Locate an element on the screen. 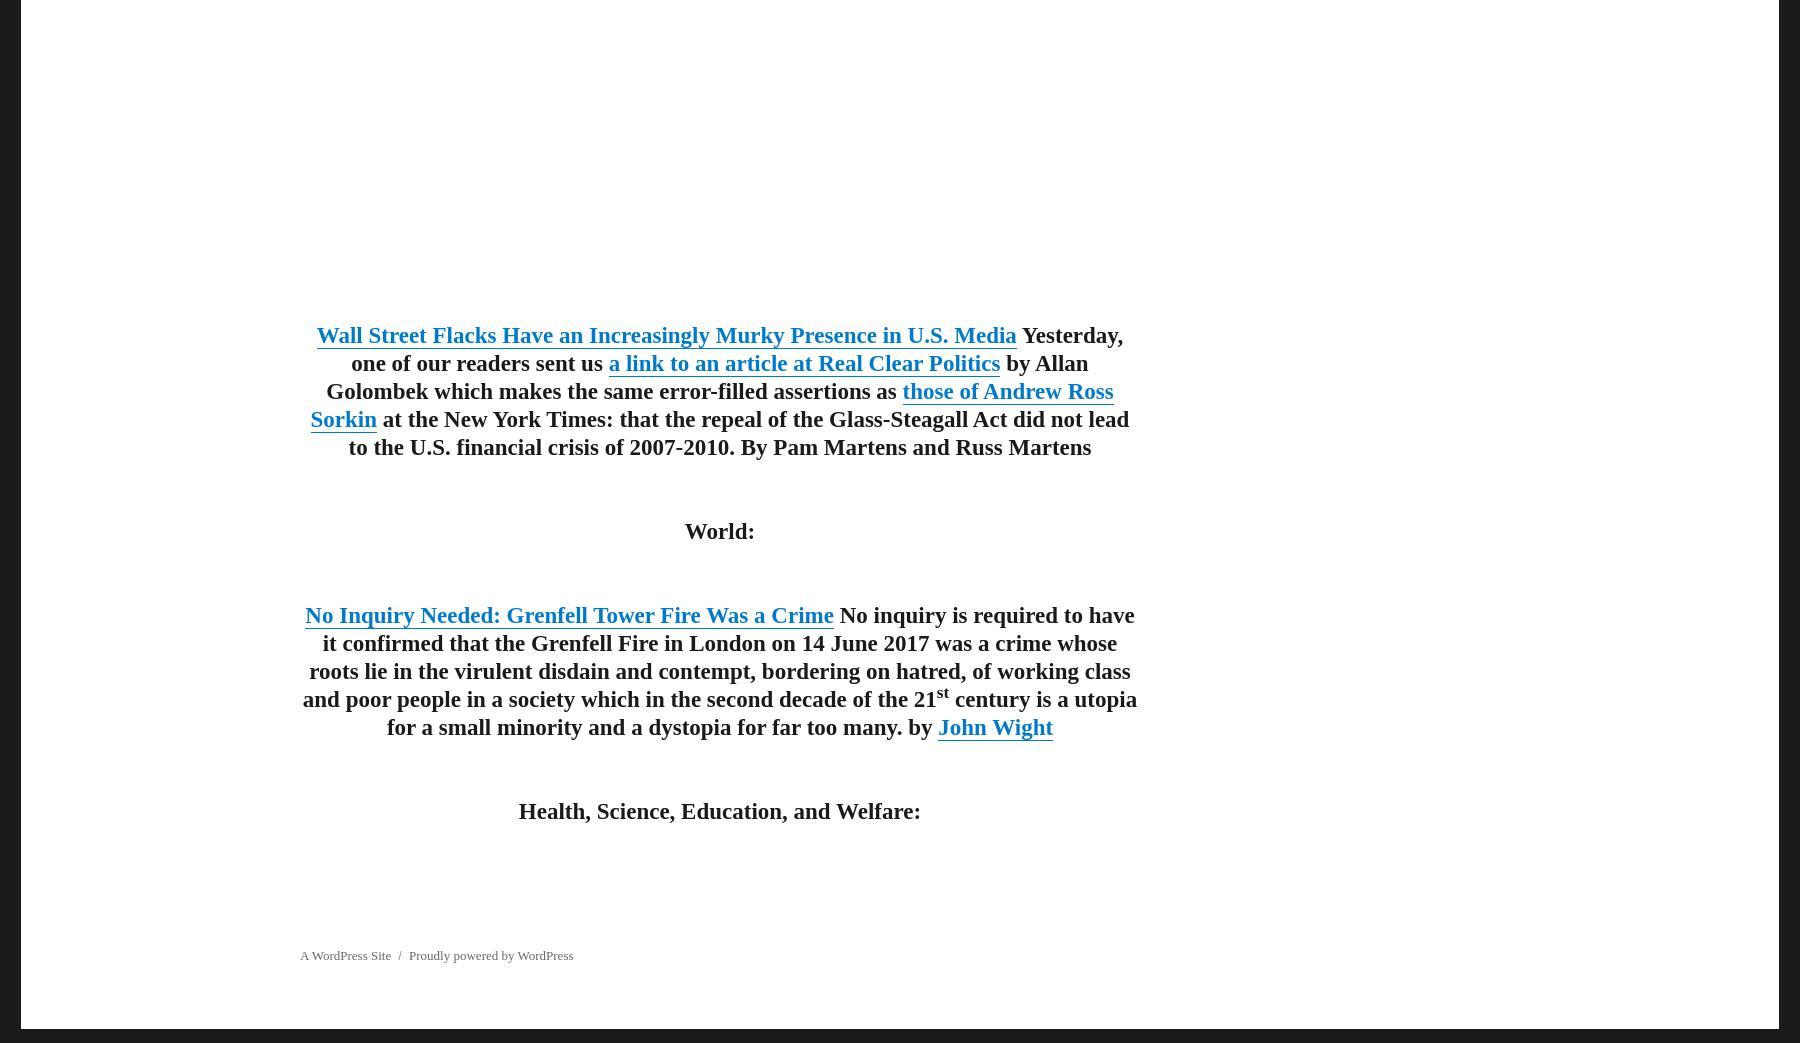  'century is a utopia for a small minority and a dystopia for far too many. by' is located at coordinates (760, 712).